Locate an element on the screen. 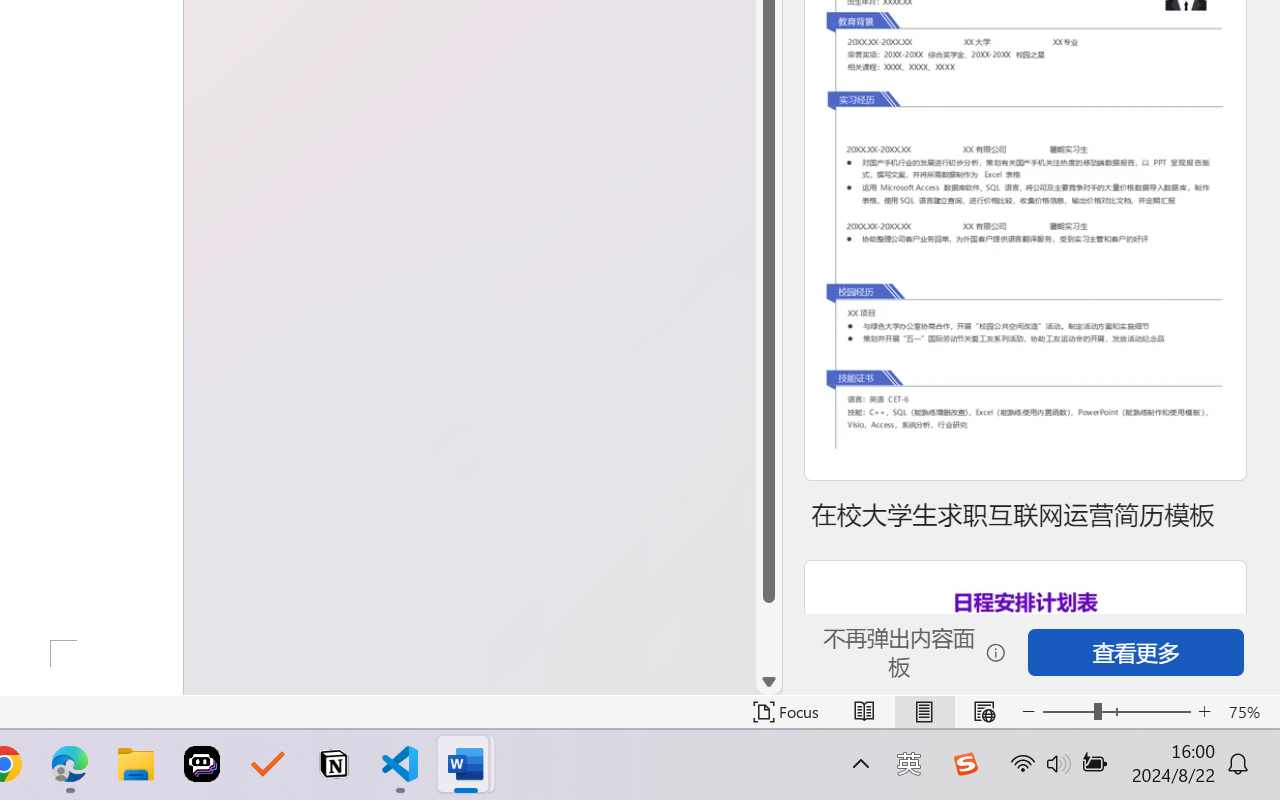 The width and height of the screenshot is (1280, 800). 'Web Layout' is located at coordinates (984, 711).